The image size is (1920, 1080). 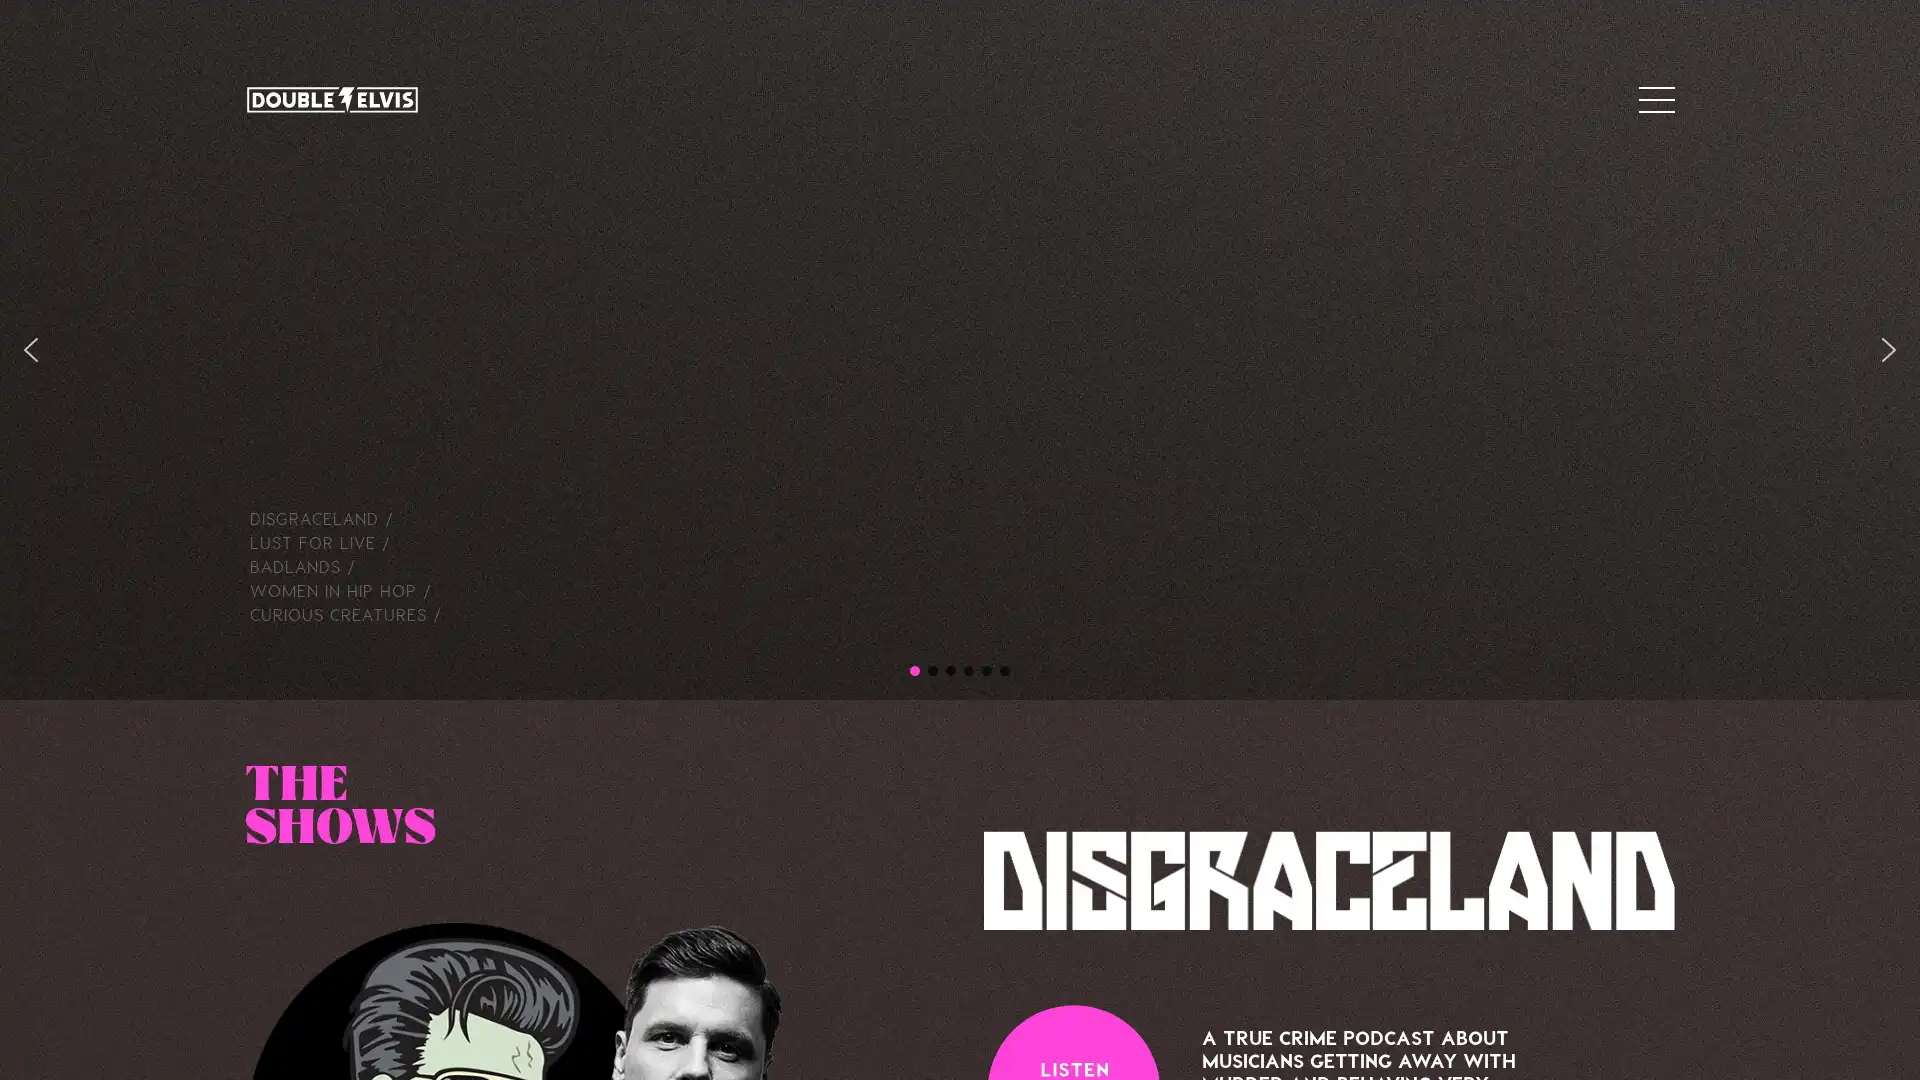 What do you see at coordinates (987, 671) in the screenshot?
I see `WIHH` at bounding box center [987, 671].